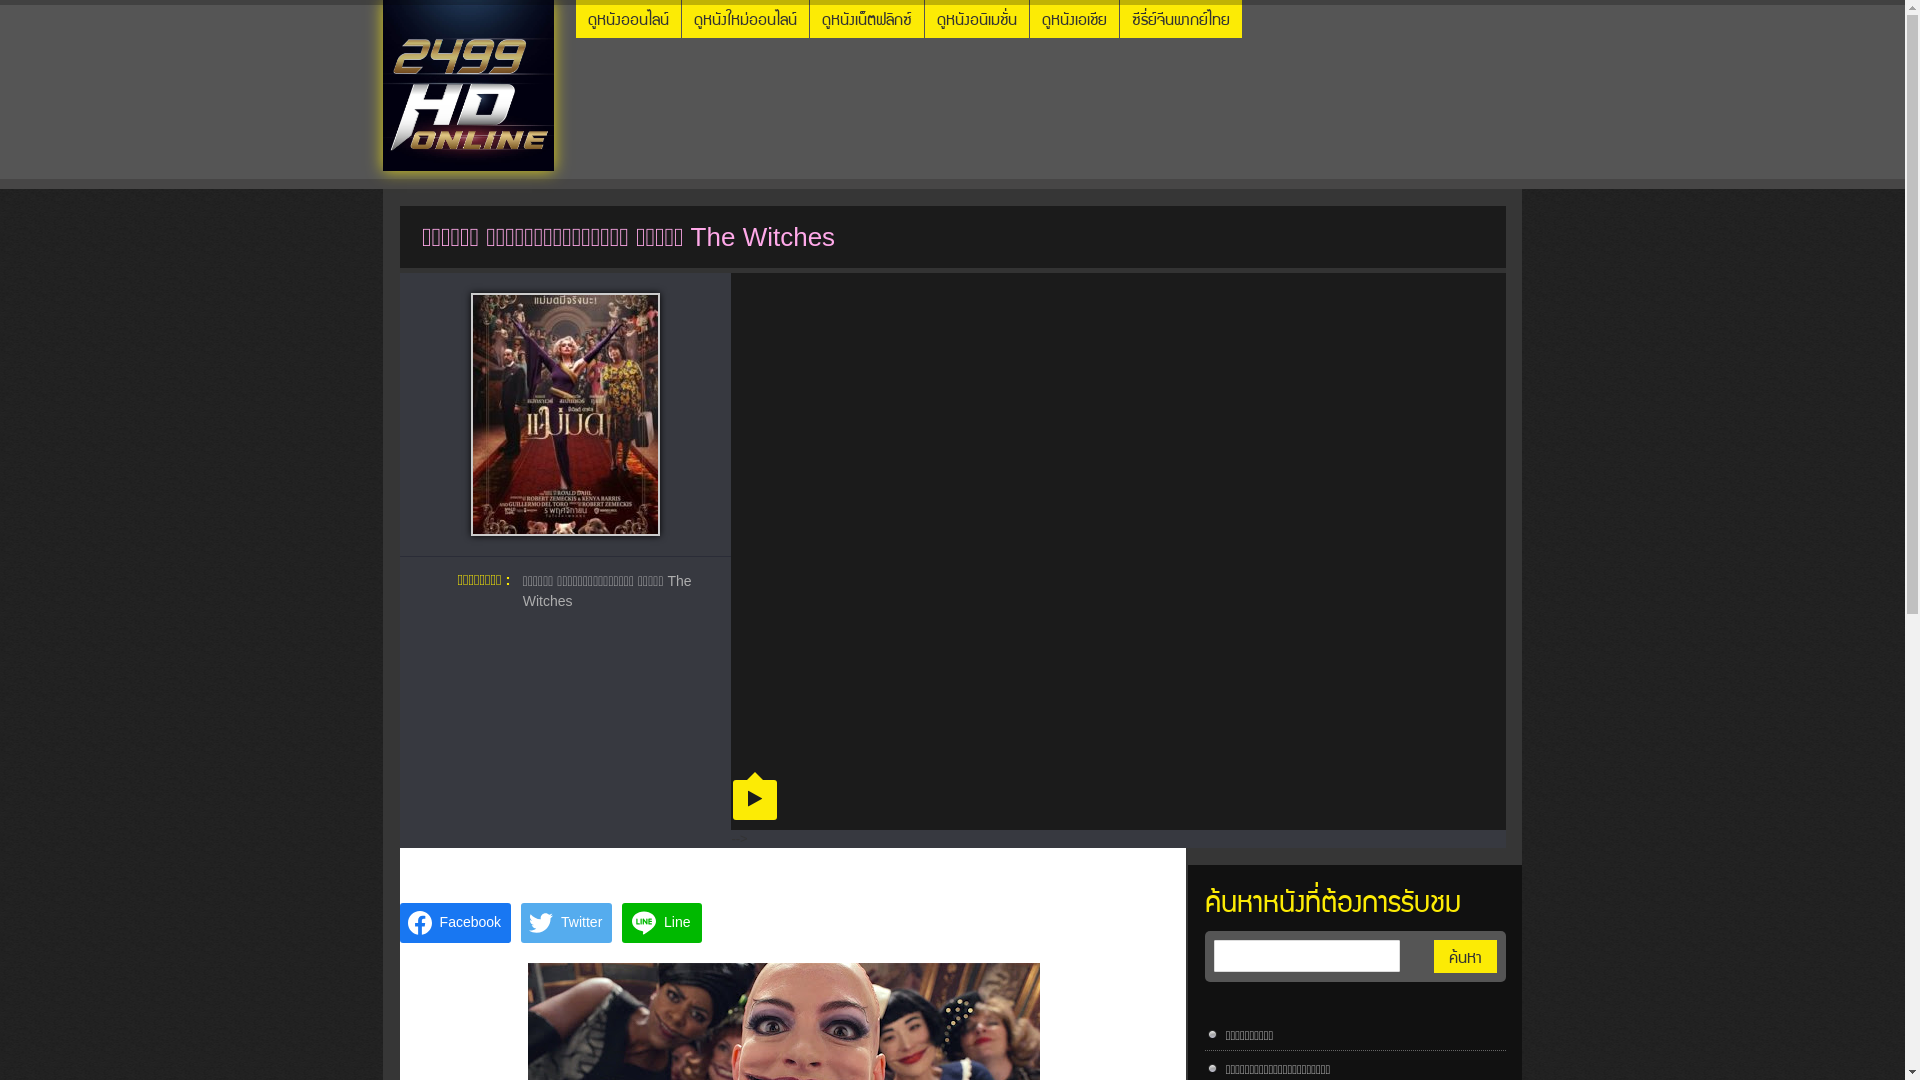  Describe the element at coordinates (662, 922) in the screenshot. I see `'Line'` at that location.